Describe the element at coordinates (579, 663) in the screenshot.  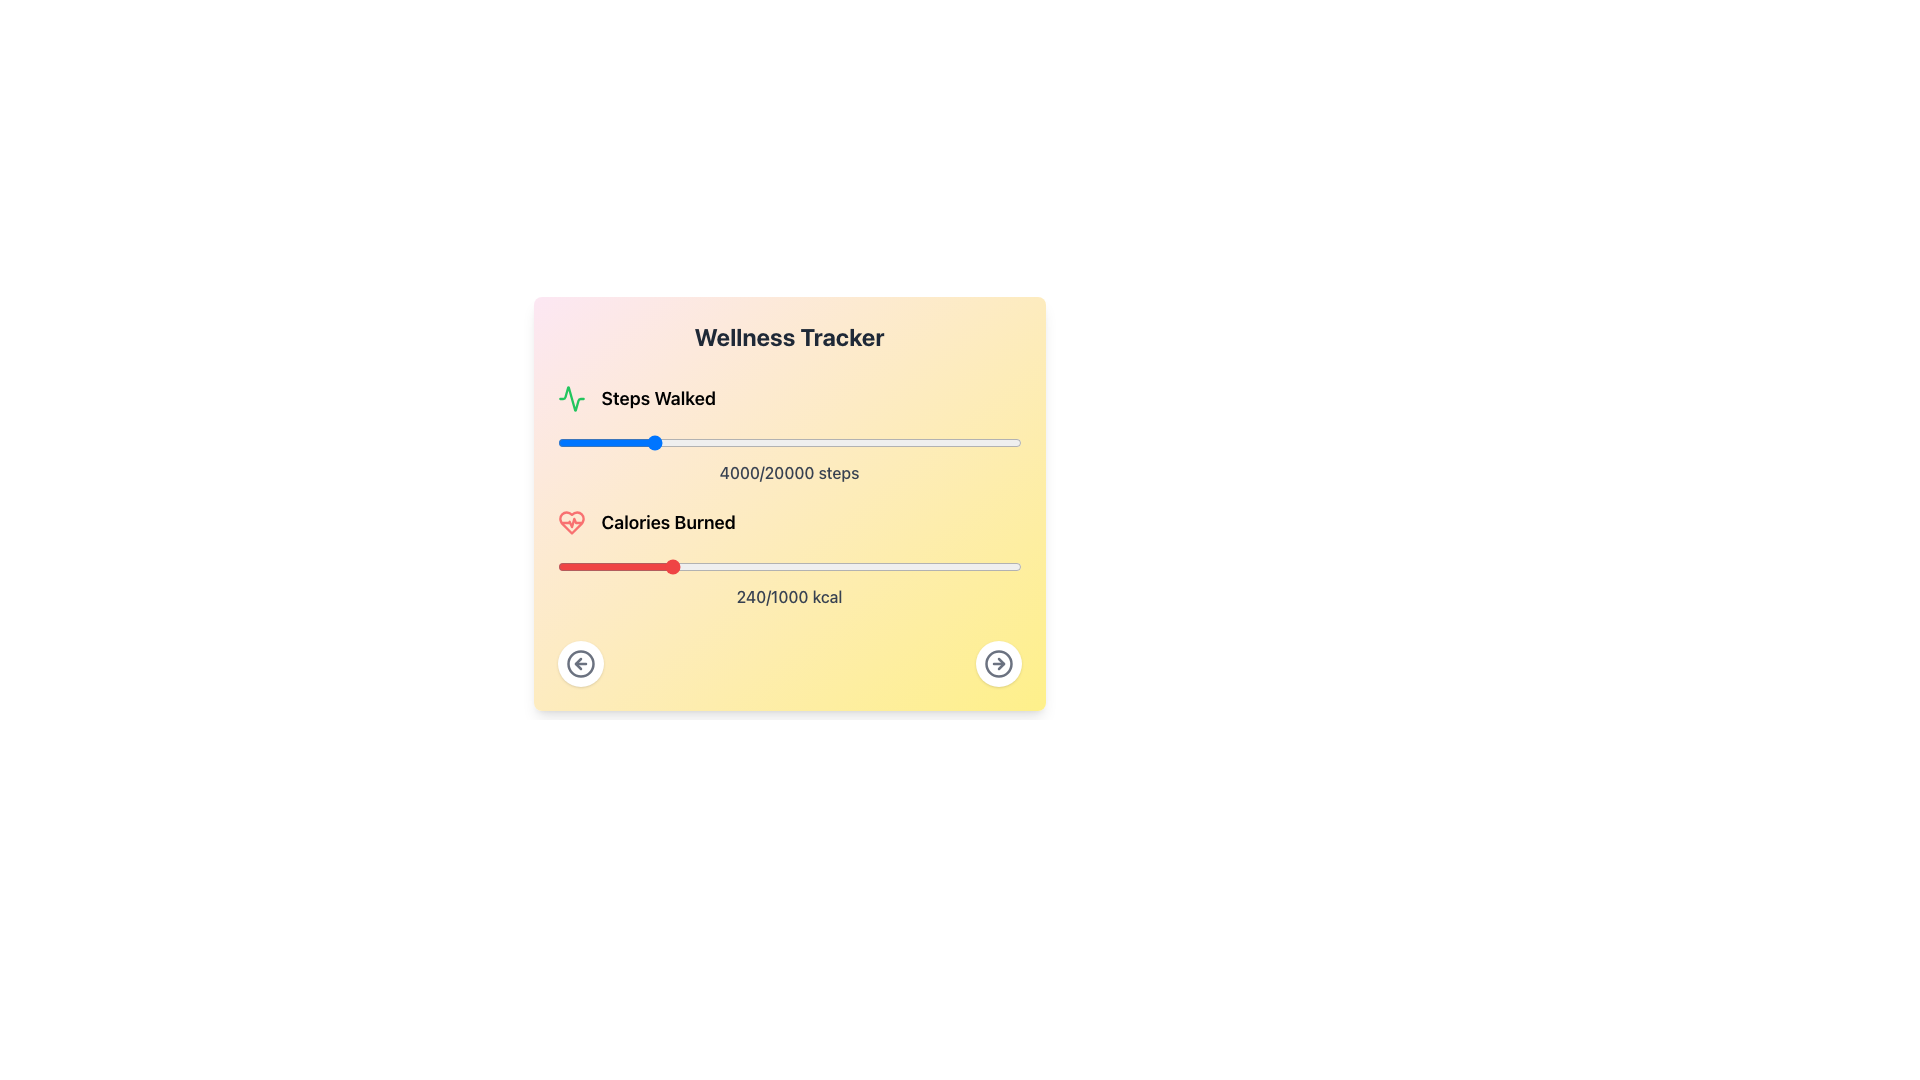
I see `the inner circular SVG element within the bottom-left corner icon of the wellness tracker card, which features a leftward arrow` at that location.